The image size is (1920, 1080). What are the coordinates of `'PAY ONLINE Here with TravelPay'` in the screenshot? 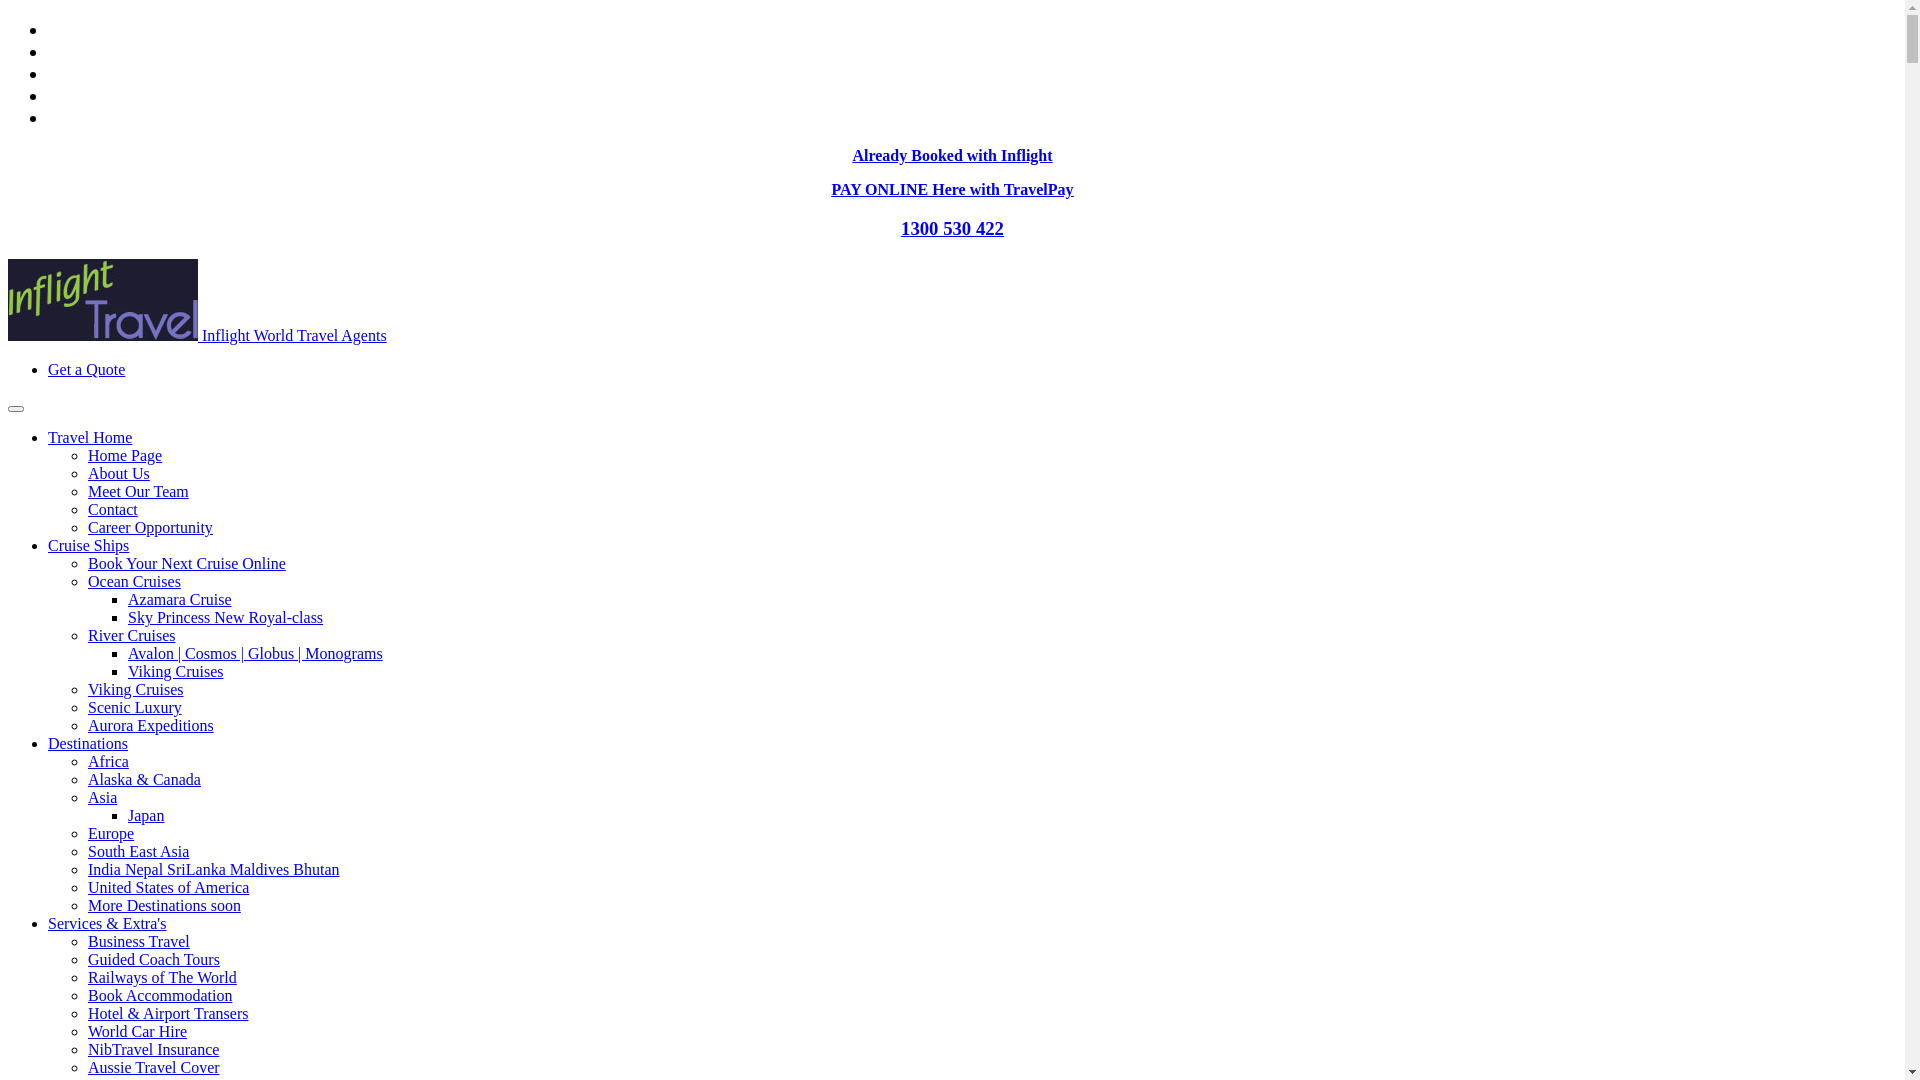 It's located at (950, 189).